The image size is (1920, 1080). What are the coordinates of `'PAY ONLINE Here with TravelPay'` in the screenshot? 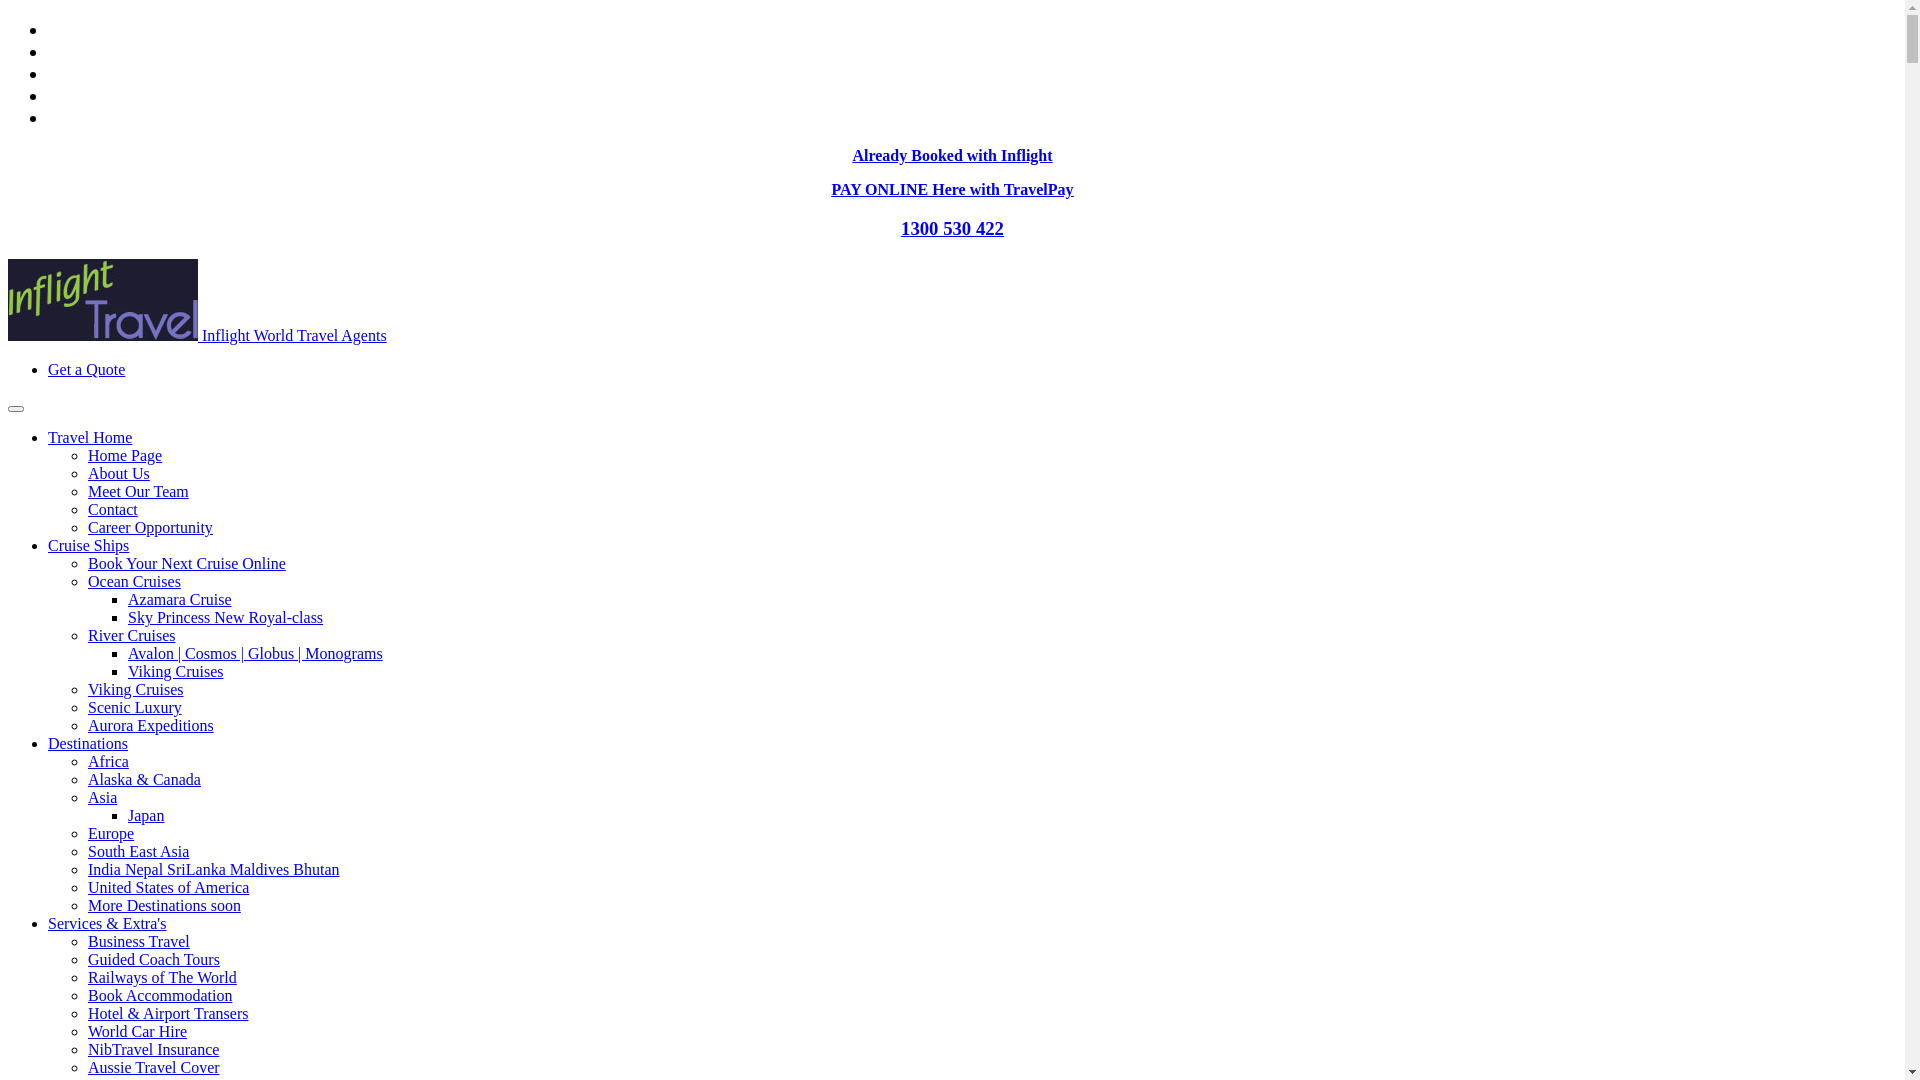 It's located at (950, 189).